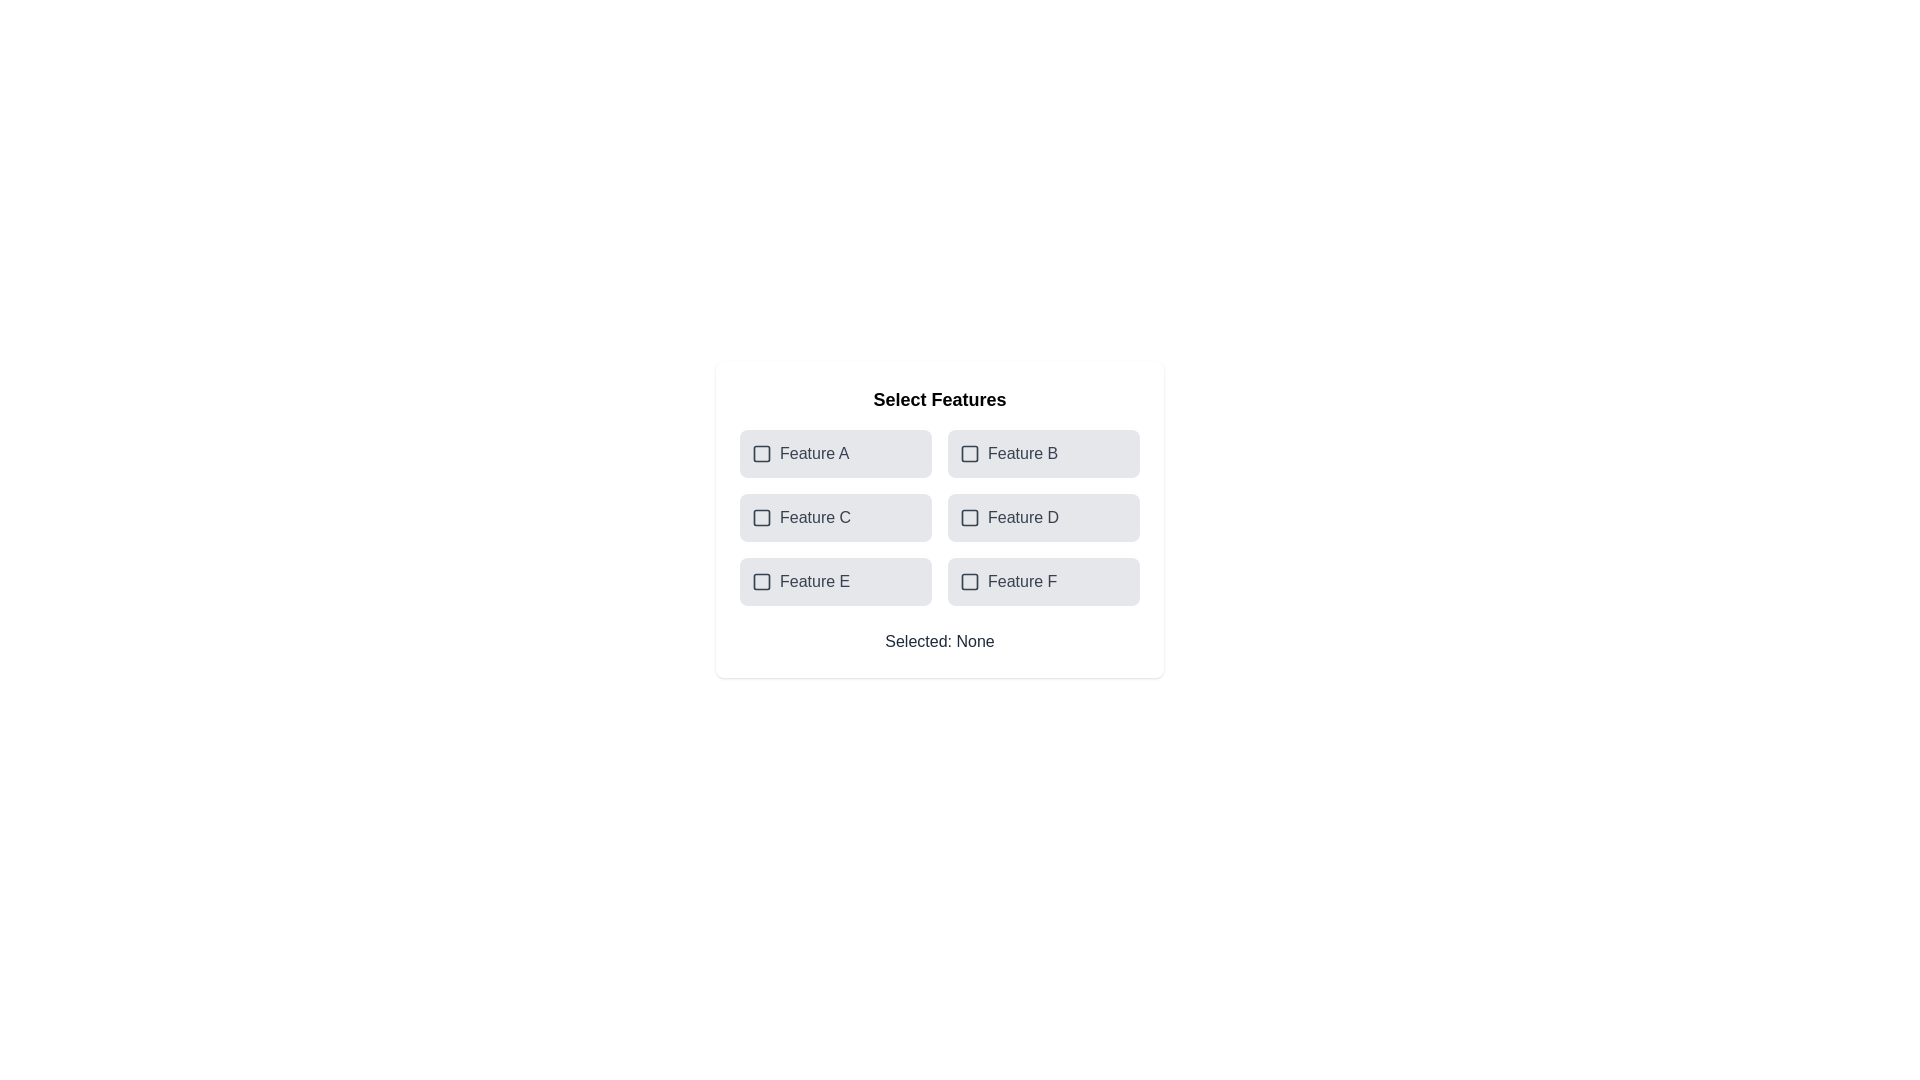 The width and height of the screenshot is (1920, 1080). What do you see at coordinates (835, 516) in the screenshot?
I see `the checkbox button labeled 'Feature C'` at bounding box center [835, 516].